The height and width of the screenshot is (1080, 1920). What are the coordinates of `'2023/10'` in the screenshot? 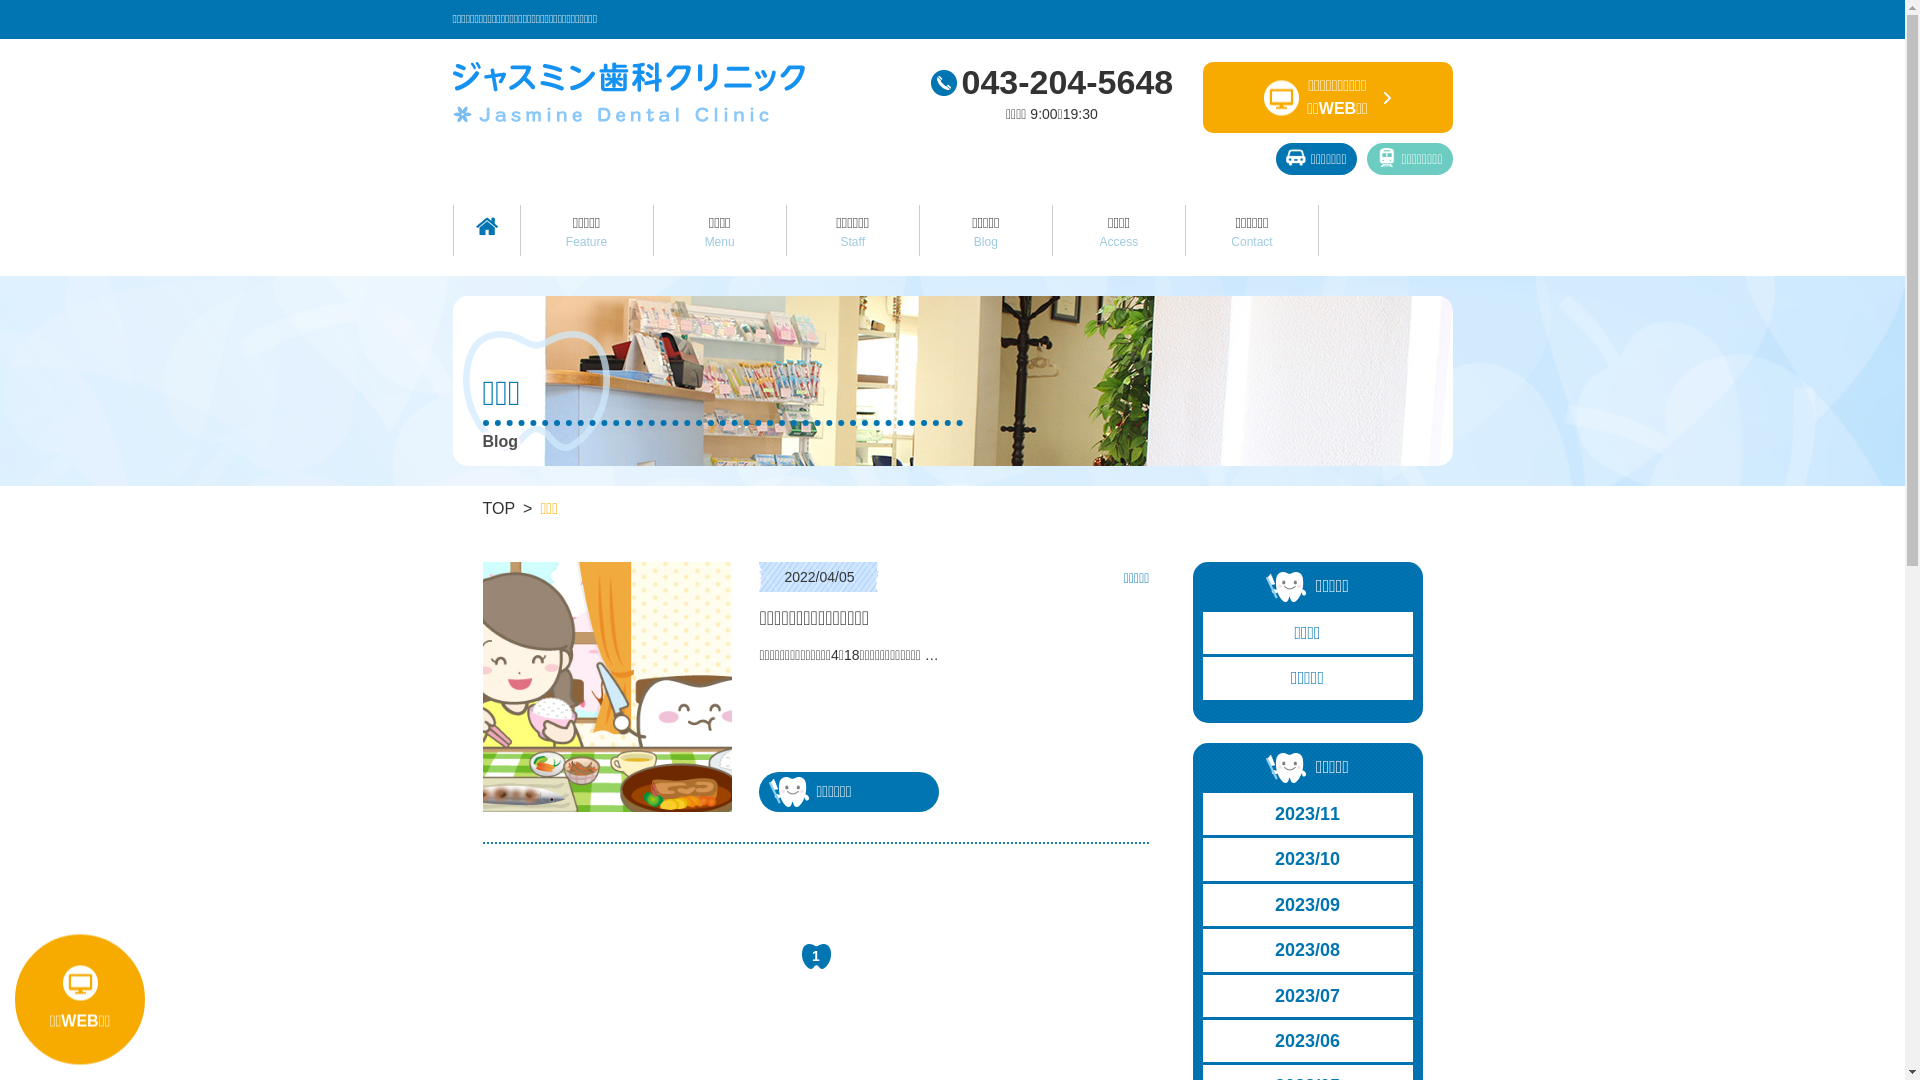 It's located at (1308, 858).